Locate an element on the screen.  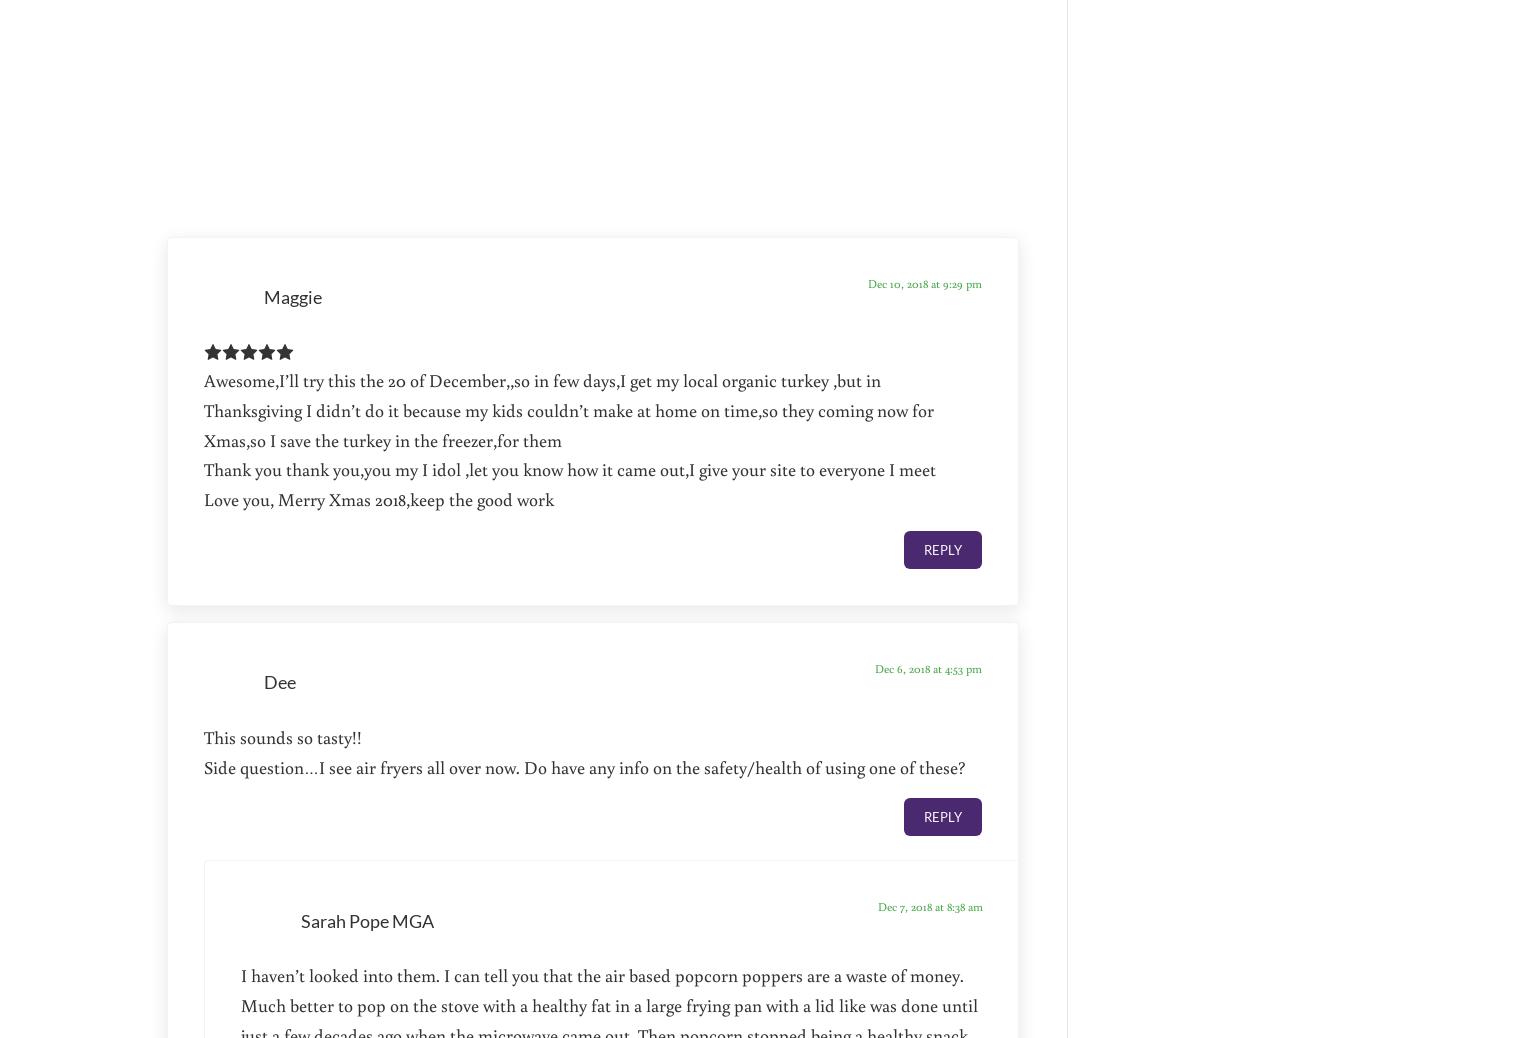
'Dec 10, 2018 at 9:29 pm' is located at coordinates (924, 283).